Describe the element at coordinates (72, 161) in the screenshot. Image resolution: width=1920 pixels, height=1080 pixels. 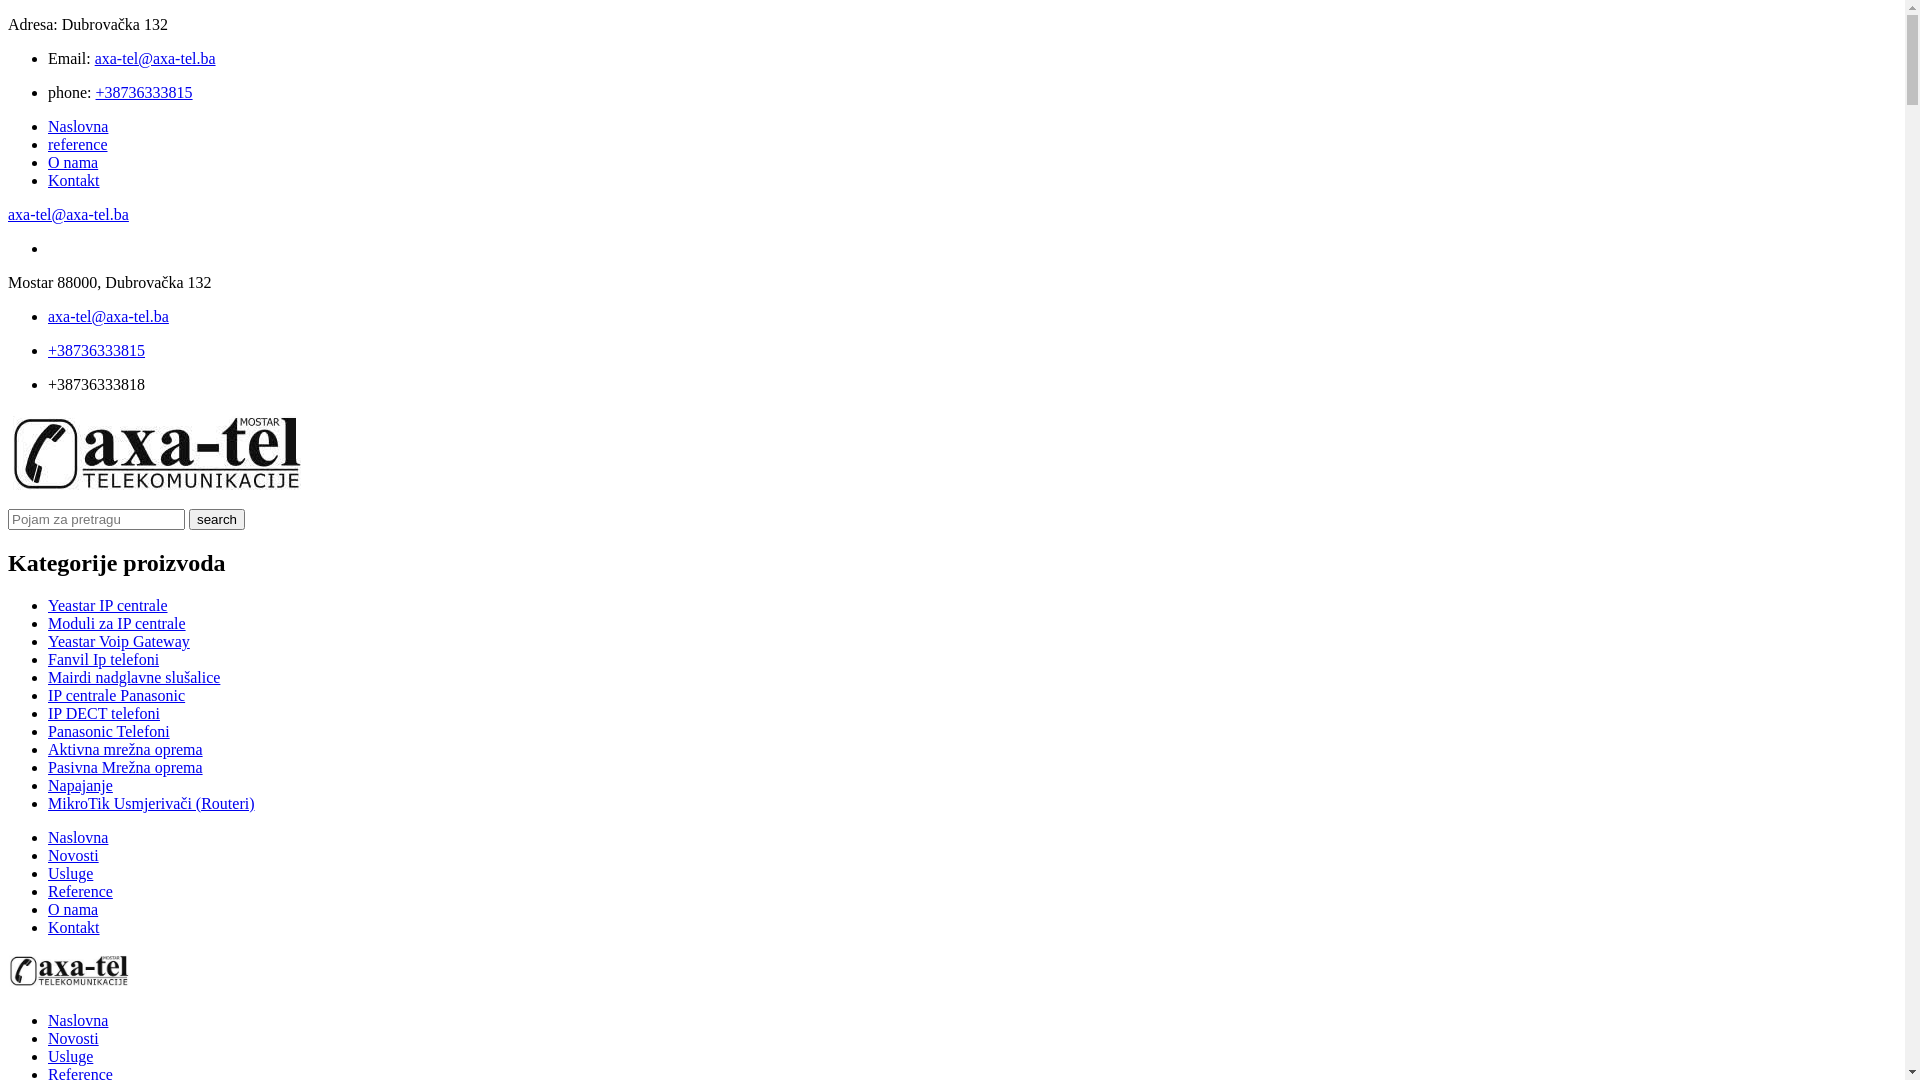
I see `'O nama'` at that location.